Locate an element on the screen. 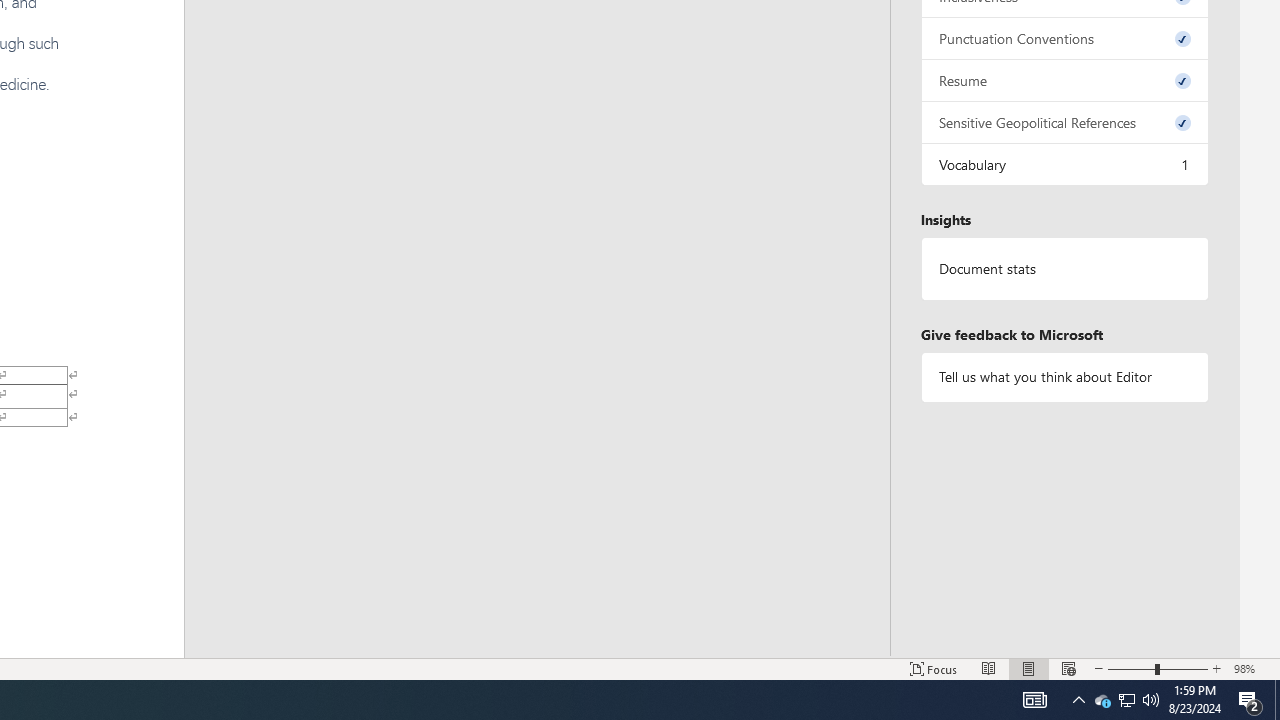 This screenshot has width=1280, height=720. 'Zoom' is located at coordinates (1158, 669).